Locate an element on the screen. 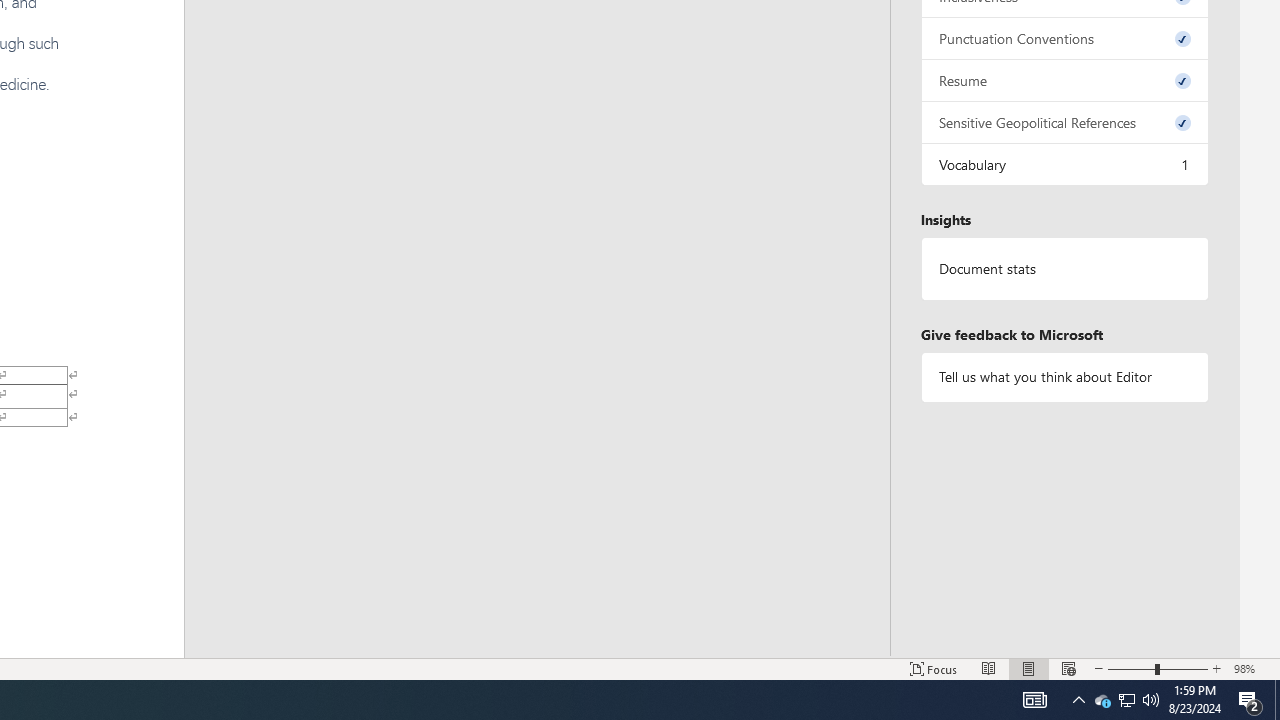 This screenshot has width=1280, height=720. 'Zoom' is located at coordinates (1158, 669).